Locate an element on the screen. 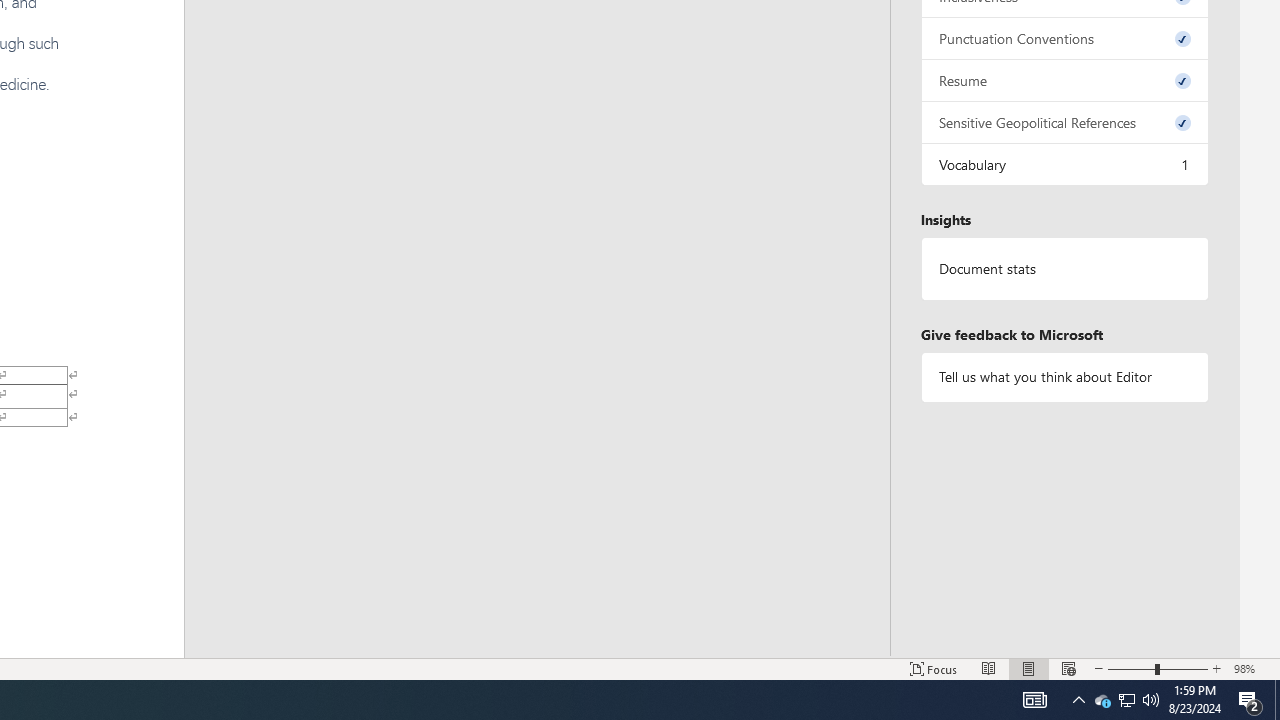 This screenshot has width=1280, height=720. 'Zoom' is located at coordinates (1158, 669).